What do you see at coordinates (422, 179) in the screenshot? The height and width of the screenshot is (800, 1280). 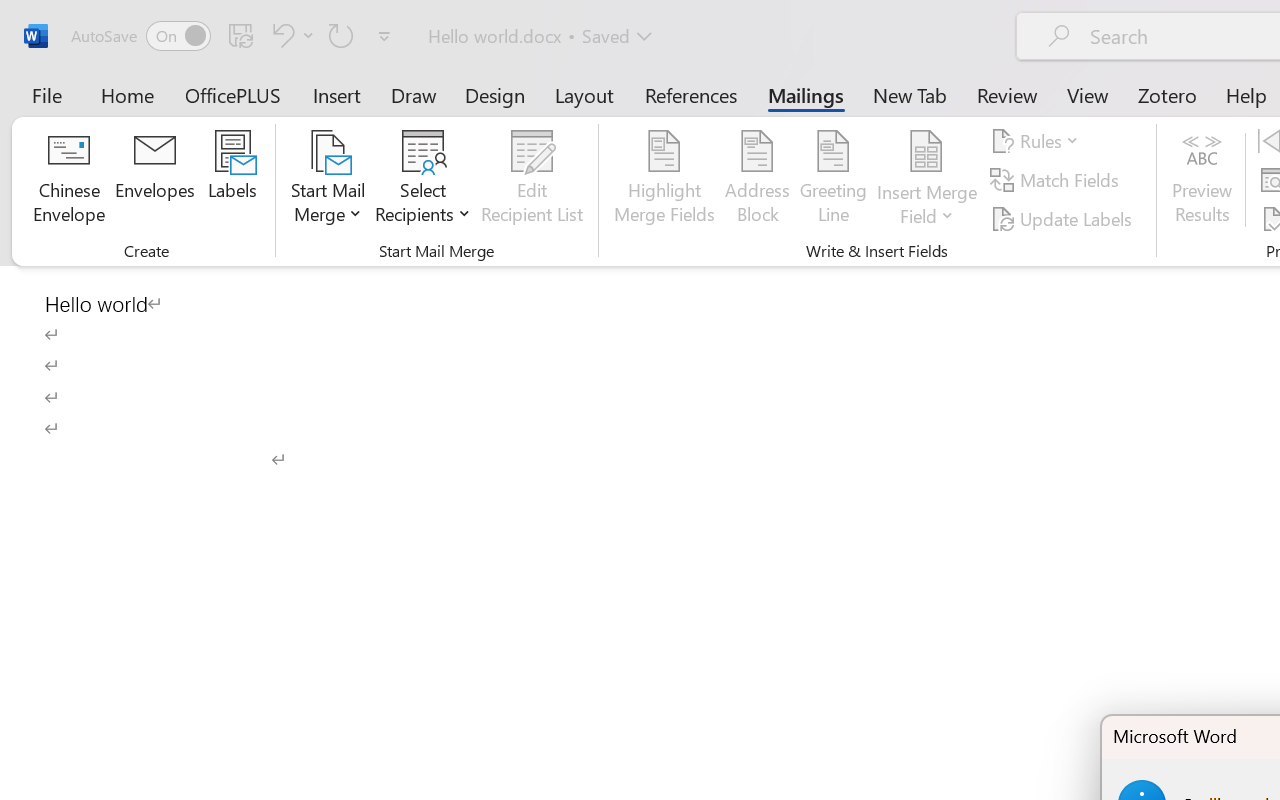 I see `'Select Recipients'` at bounding box center [422, 179].